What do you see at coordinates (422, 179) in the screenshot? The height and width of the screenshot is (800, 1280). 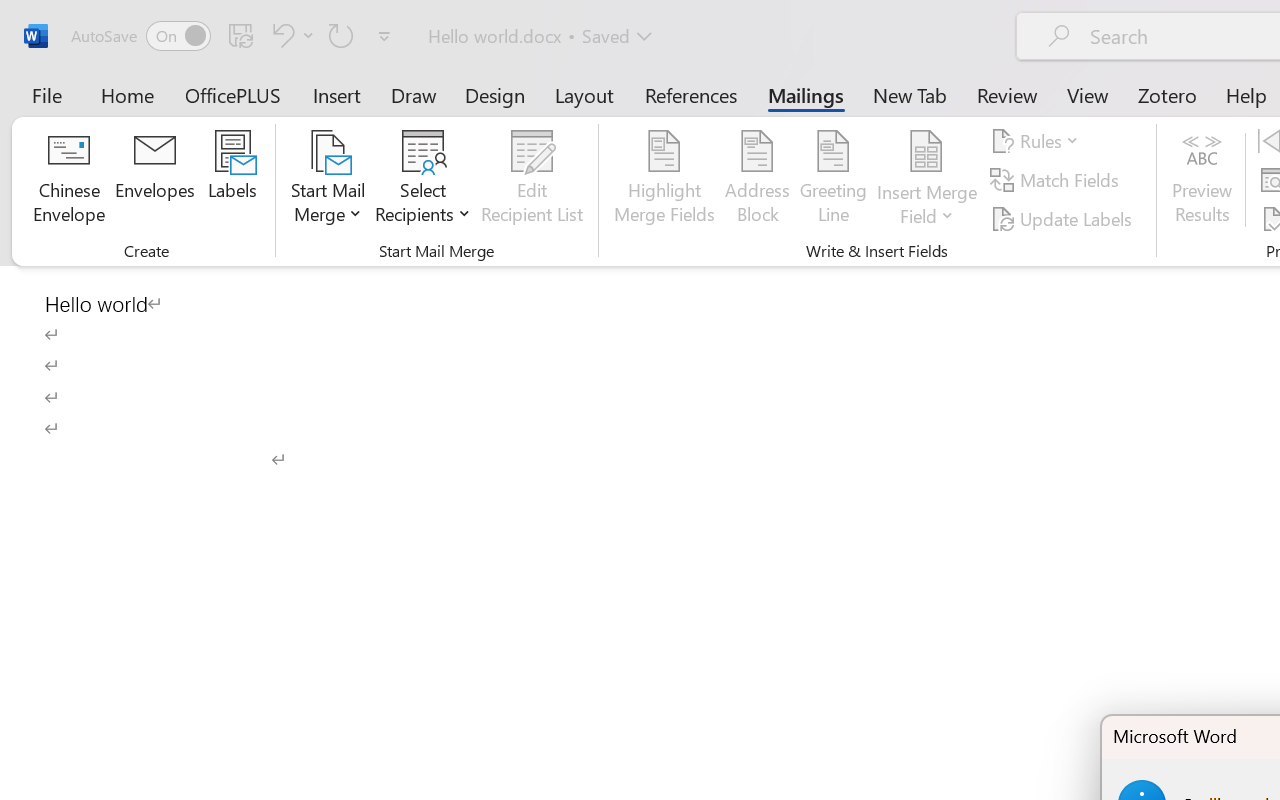 I see `'Select Recipients'` at bounding box center [422, 179].